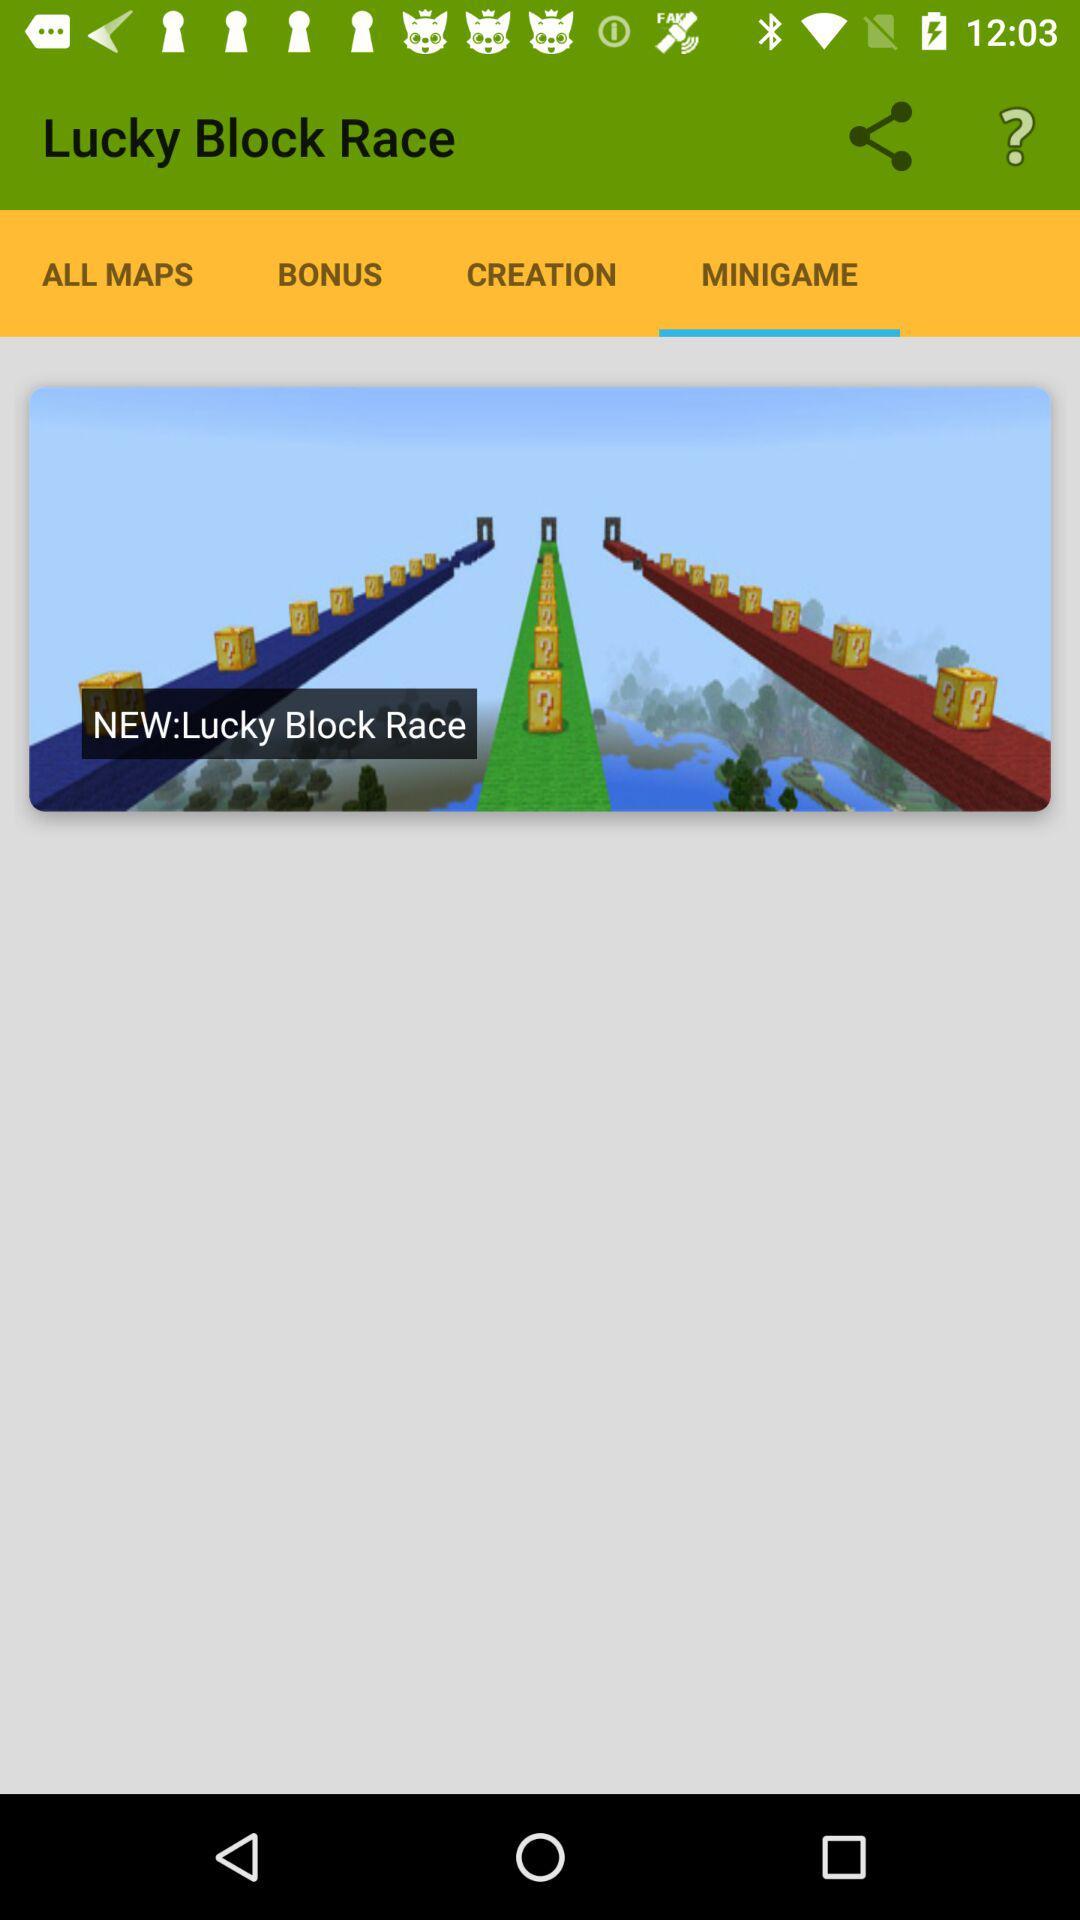  I want to click on the icon to the right of the all maps, so click(329, 272).